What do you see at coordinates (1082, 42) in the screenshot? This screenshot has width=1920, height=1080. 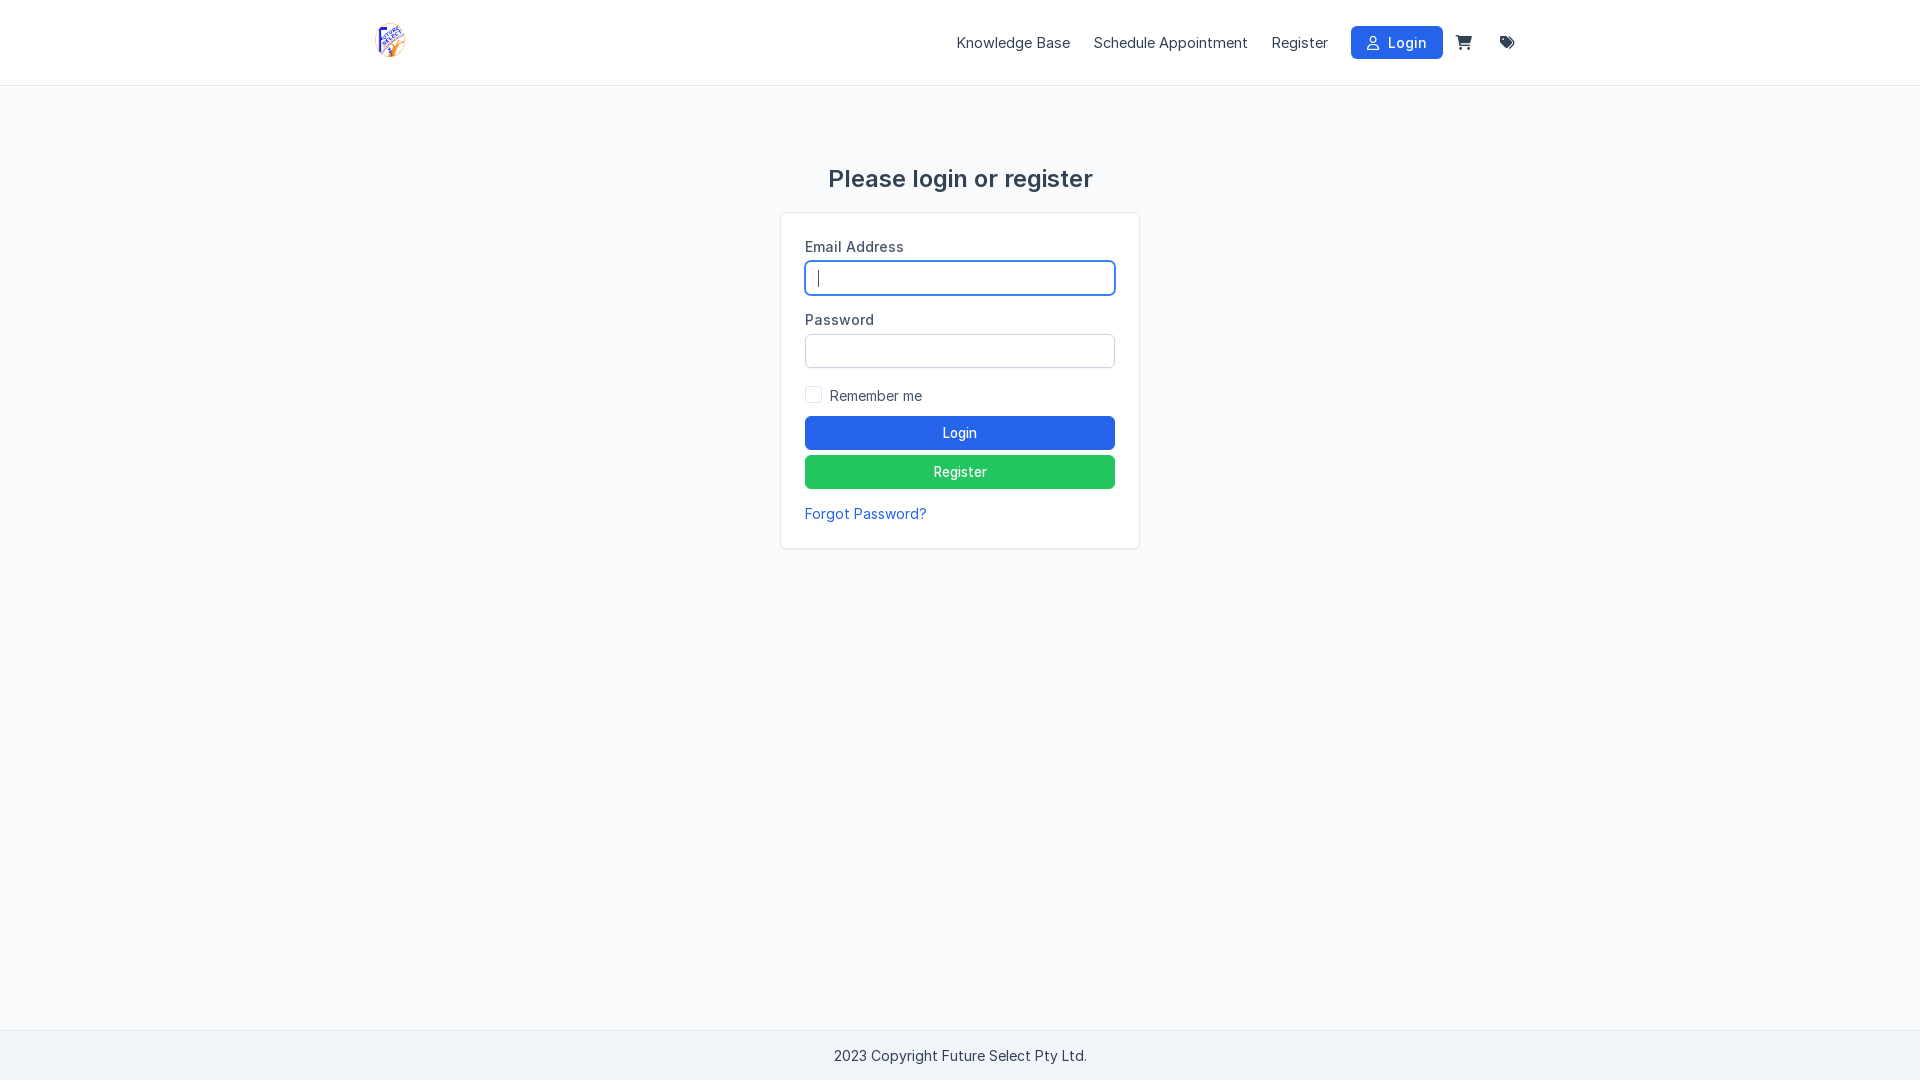 I see `'Schedule Appointment'` at bounding box center [1082, 42].